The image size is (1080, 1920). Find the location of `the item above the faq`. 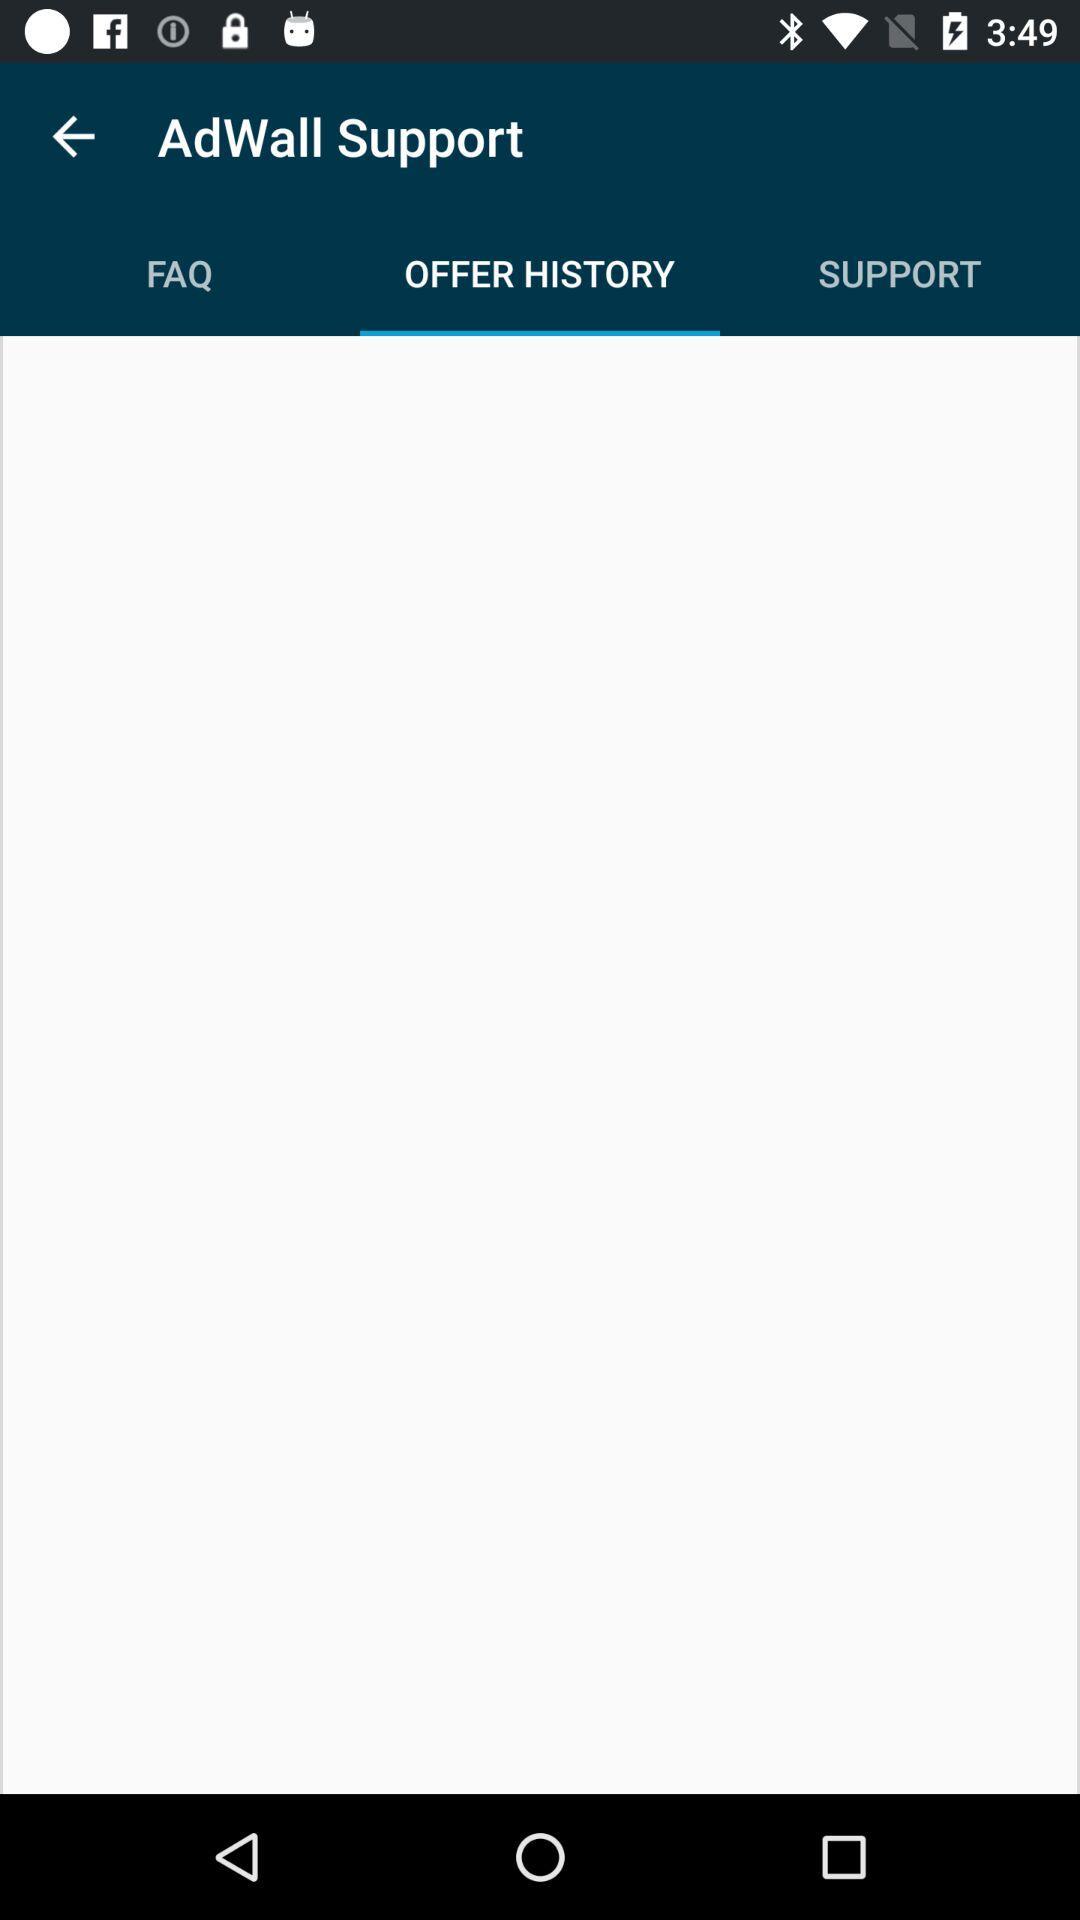

the item above the faq is located at coordinates (72, 135).